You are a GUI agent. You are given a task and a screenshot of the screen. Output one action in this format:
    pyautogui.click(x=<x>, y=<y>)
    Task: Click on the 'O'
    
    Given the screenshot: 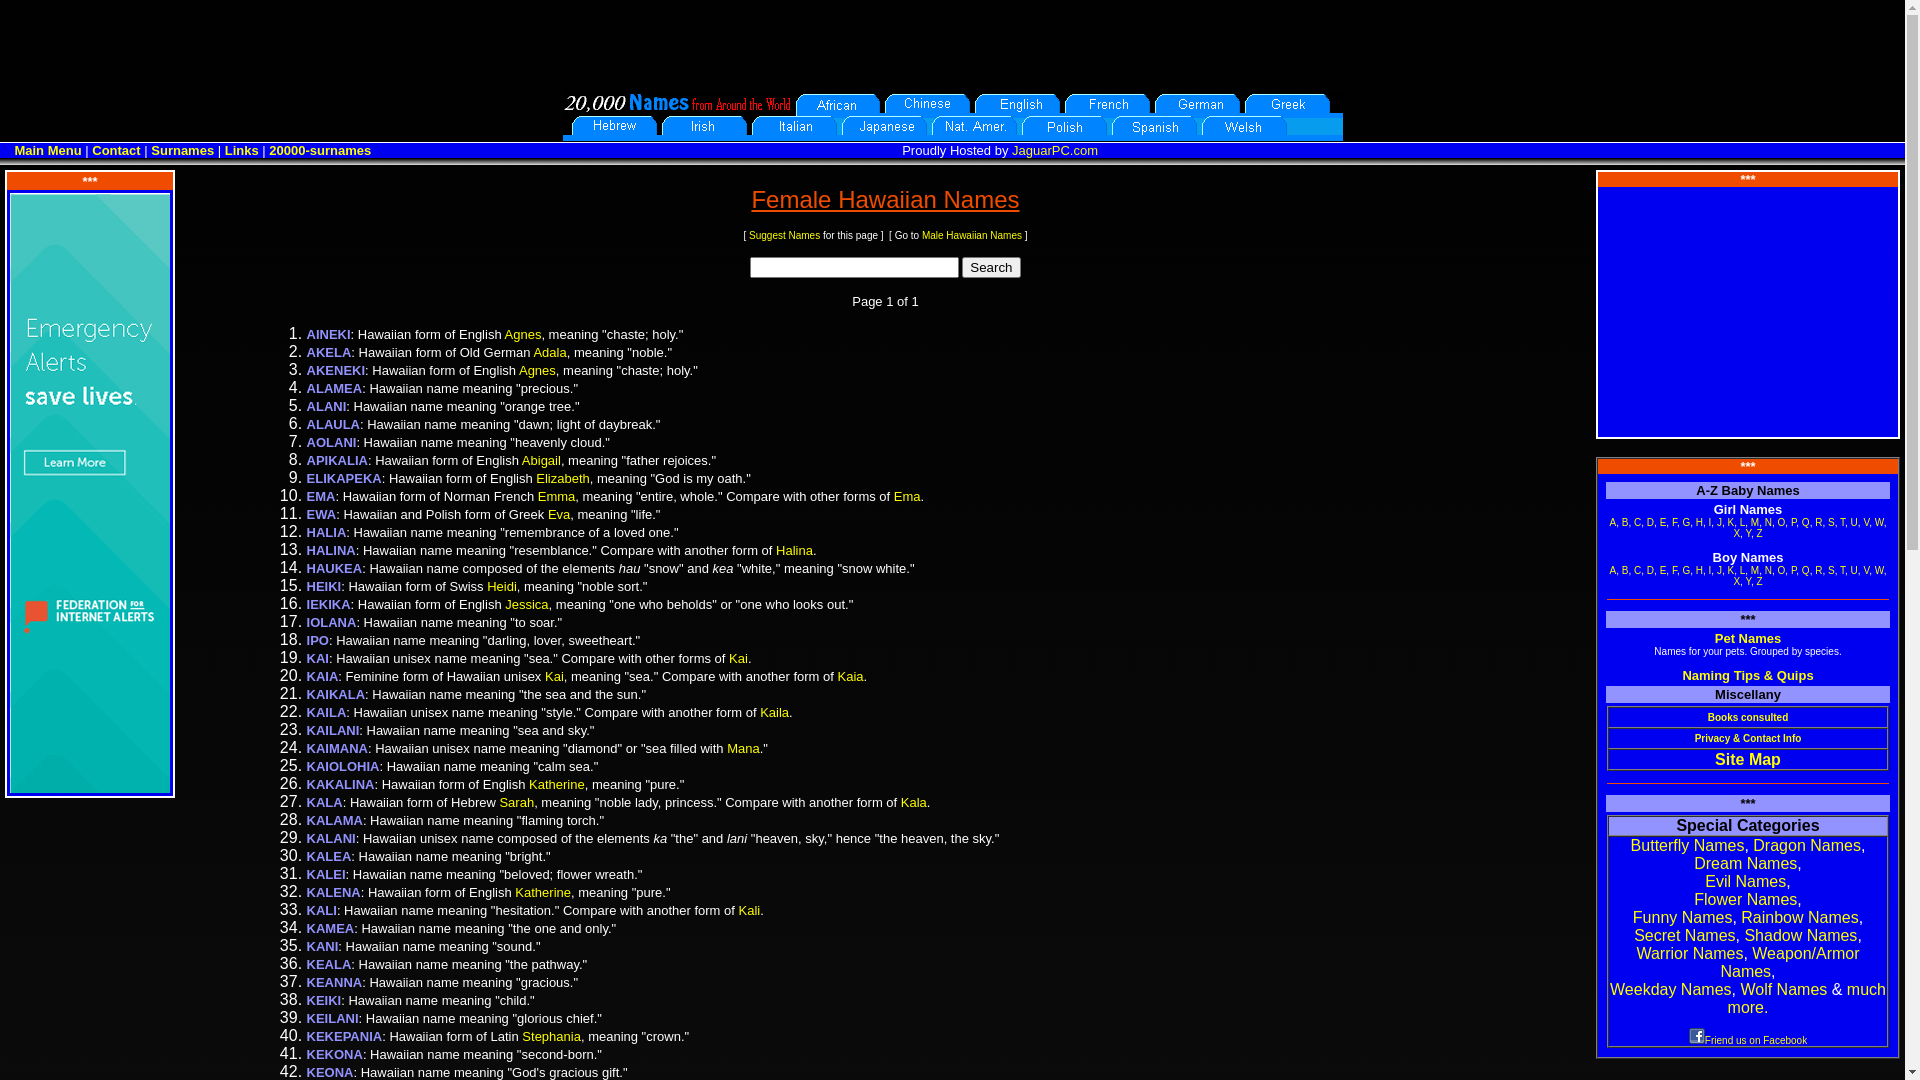 What is the action you would take?
    pyautogui.click(x=1781, y=570)
    